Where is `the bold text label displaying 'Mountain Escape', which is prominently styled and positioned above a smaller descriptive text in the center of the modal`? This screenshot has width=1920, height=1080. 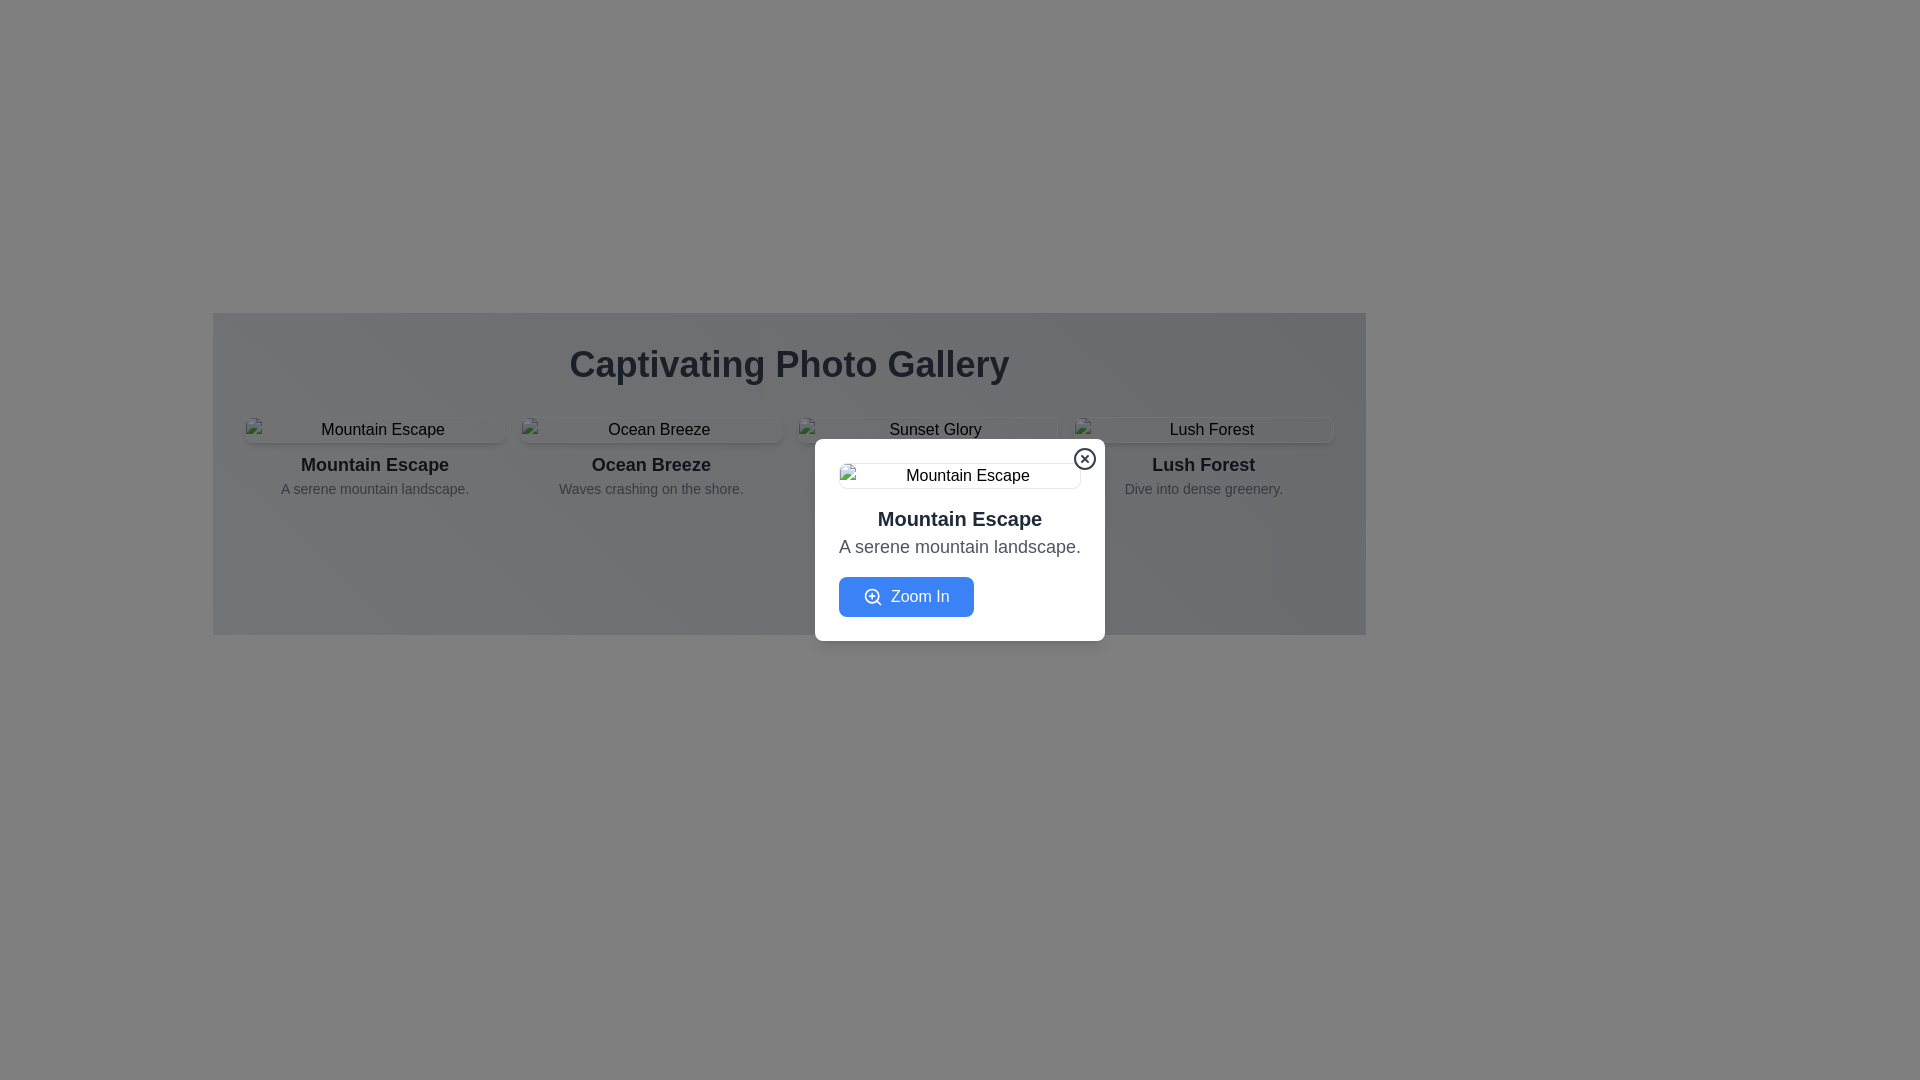
the bold text label displaying 'Mountain Escape', which is prominently styled and positioned above a smaller descriptive text in the center of the modal is located at coordinates (375, 465).